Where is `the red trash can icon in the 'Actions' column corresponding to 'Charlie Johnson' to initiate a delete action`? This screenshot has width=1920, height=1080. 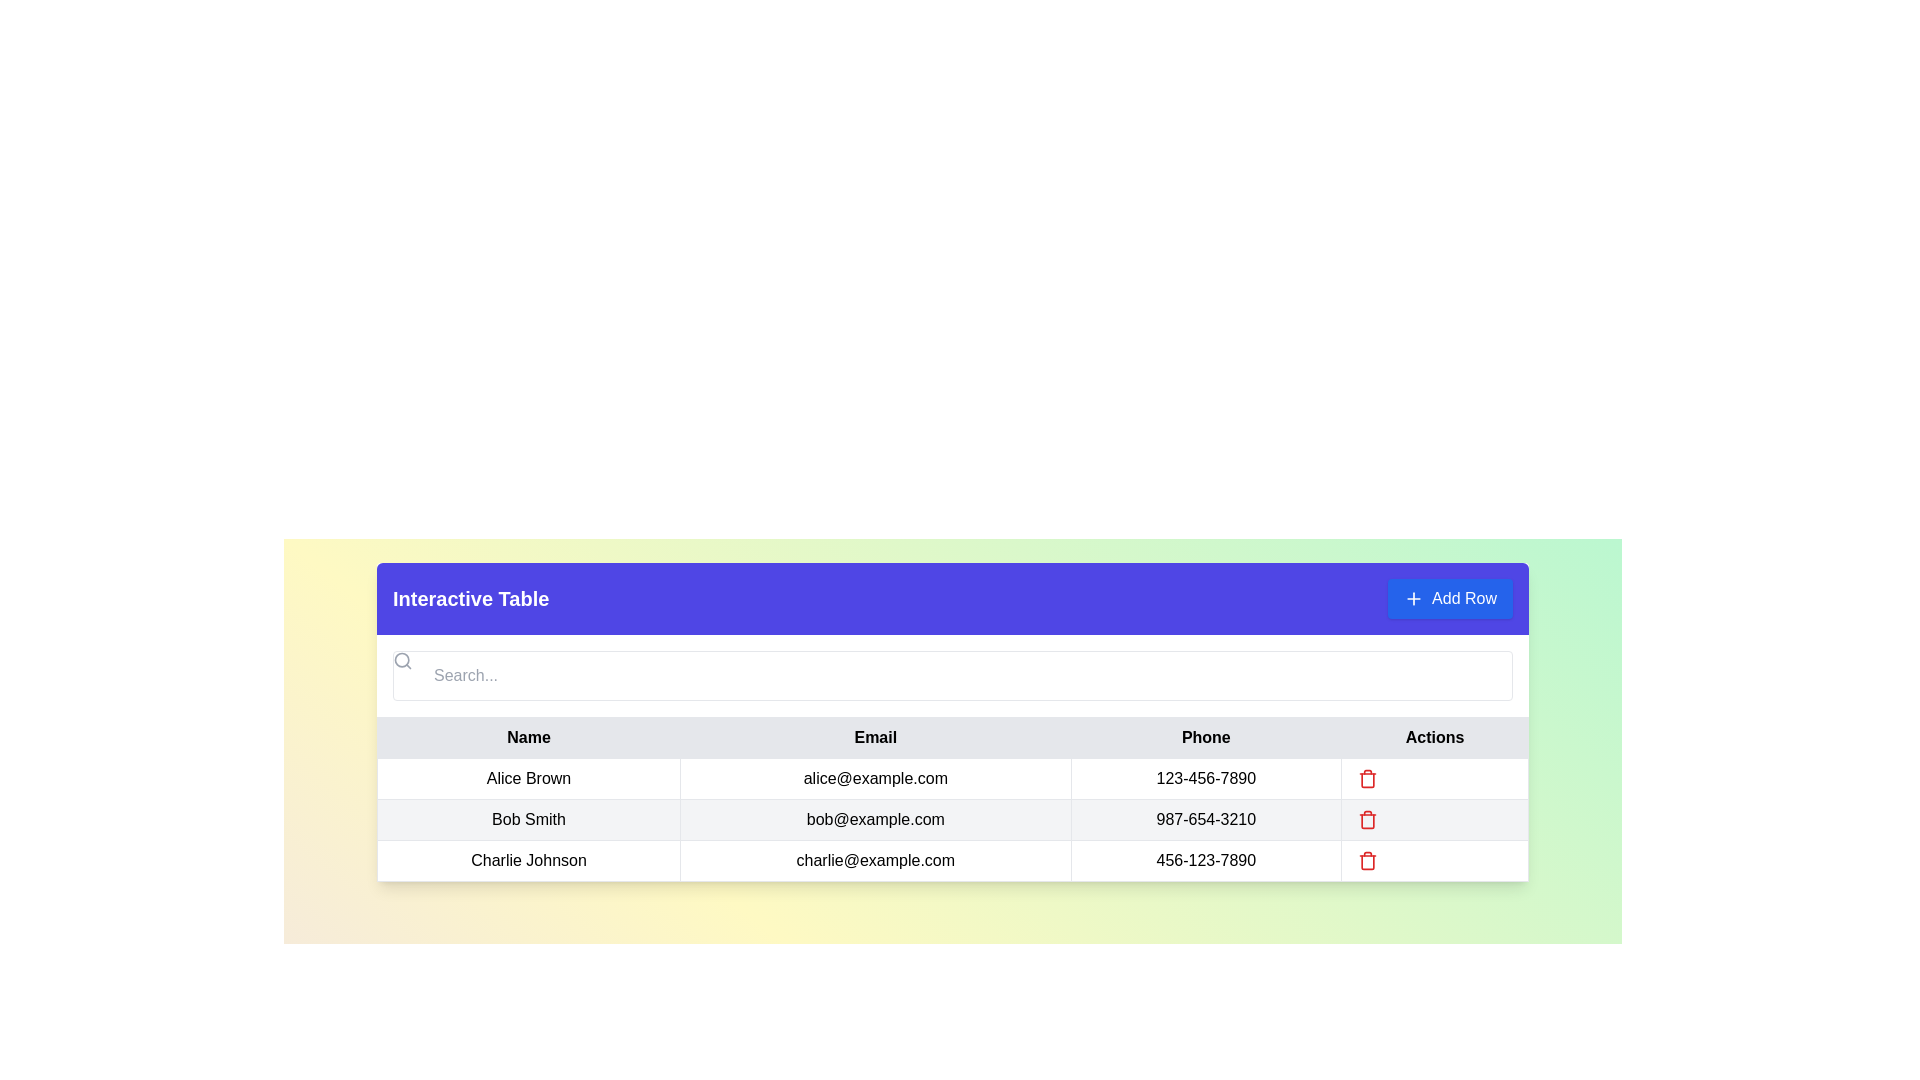
the red trash can icon in the 'Actions' column corresponding to 'Charlie Johnson' to initiate a delete action is located at coordinates (1367, 859).